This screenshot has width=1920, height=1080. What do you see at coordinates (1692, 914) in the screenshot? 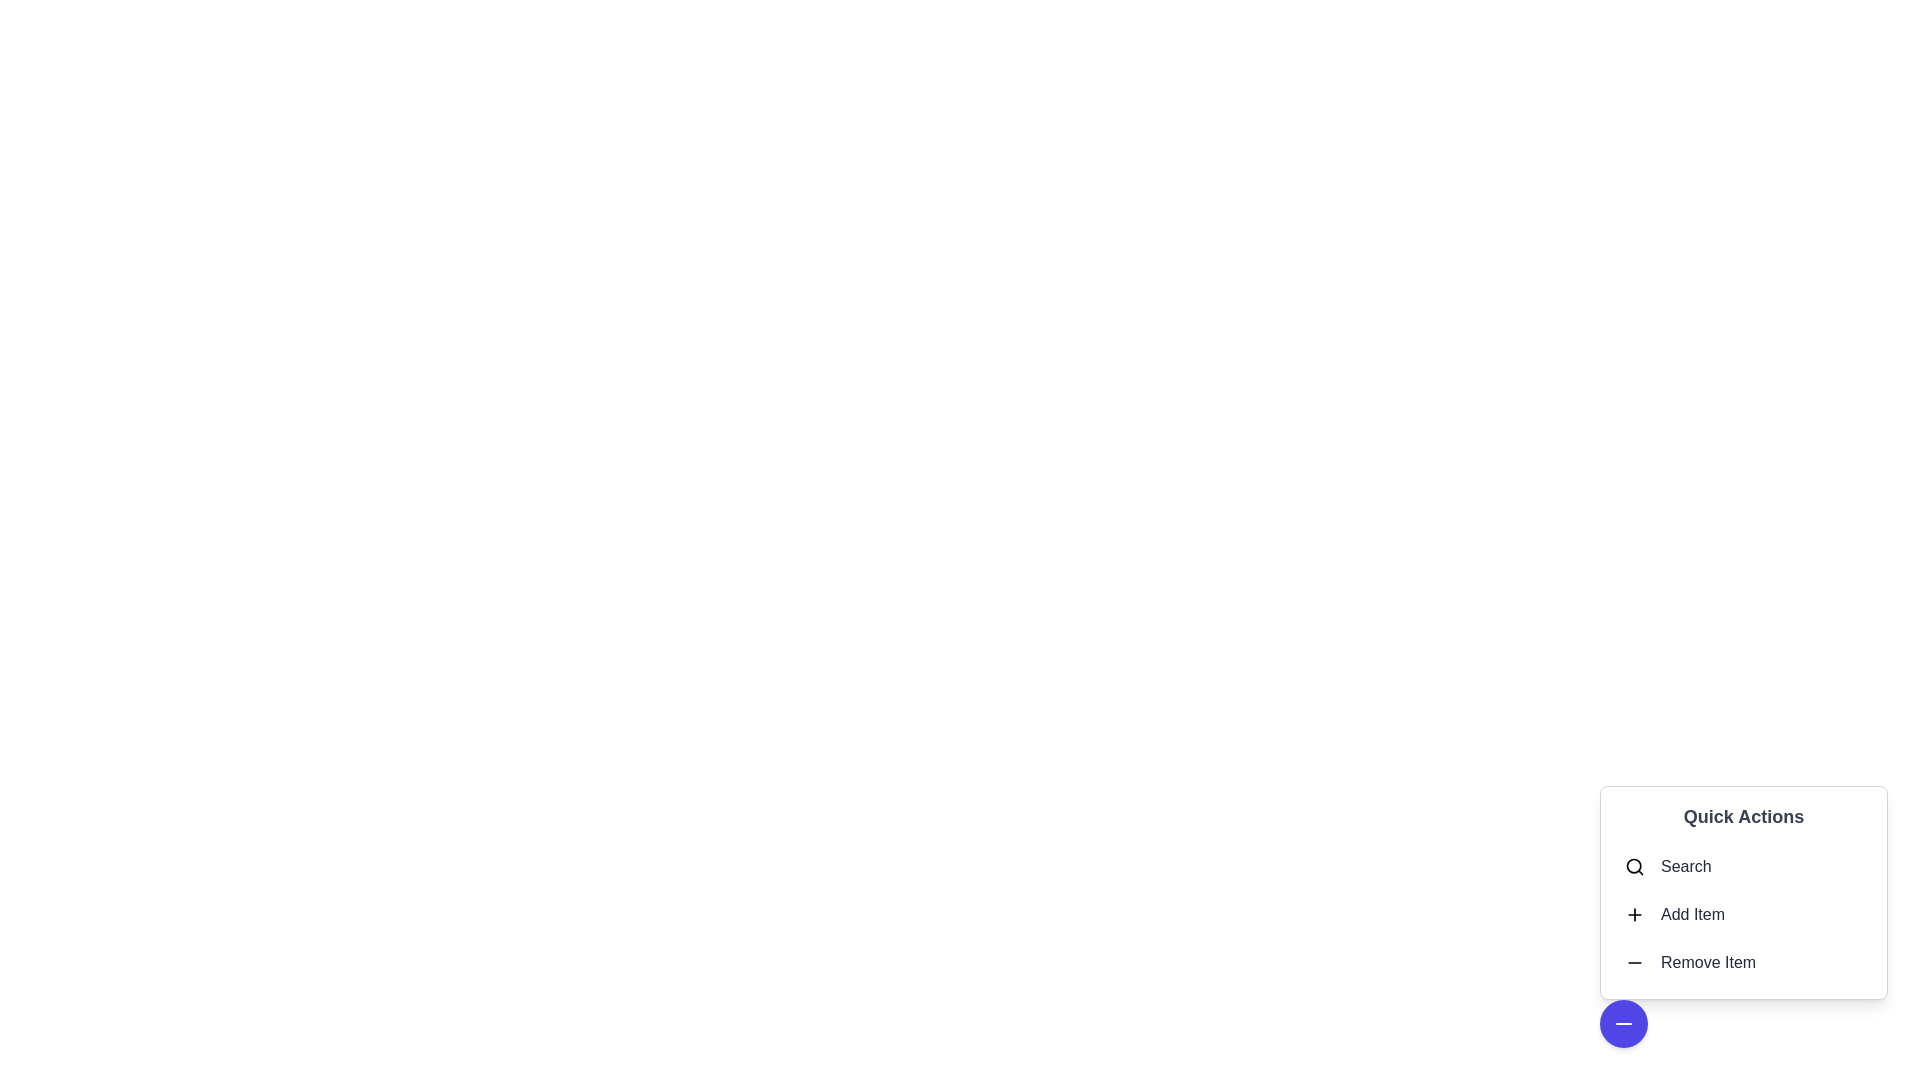
I see `the 'Add Item' text label/button located in the 'Quick Actions' section` at bounding box center [1692, 914].